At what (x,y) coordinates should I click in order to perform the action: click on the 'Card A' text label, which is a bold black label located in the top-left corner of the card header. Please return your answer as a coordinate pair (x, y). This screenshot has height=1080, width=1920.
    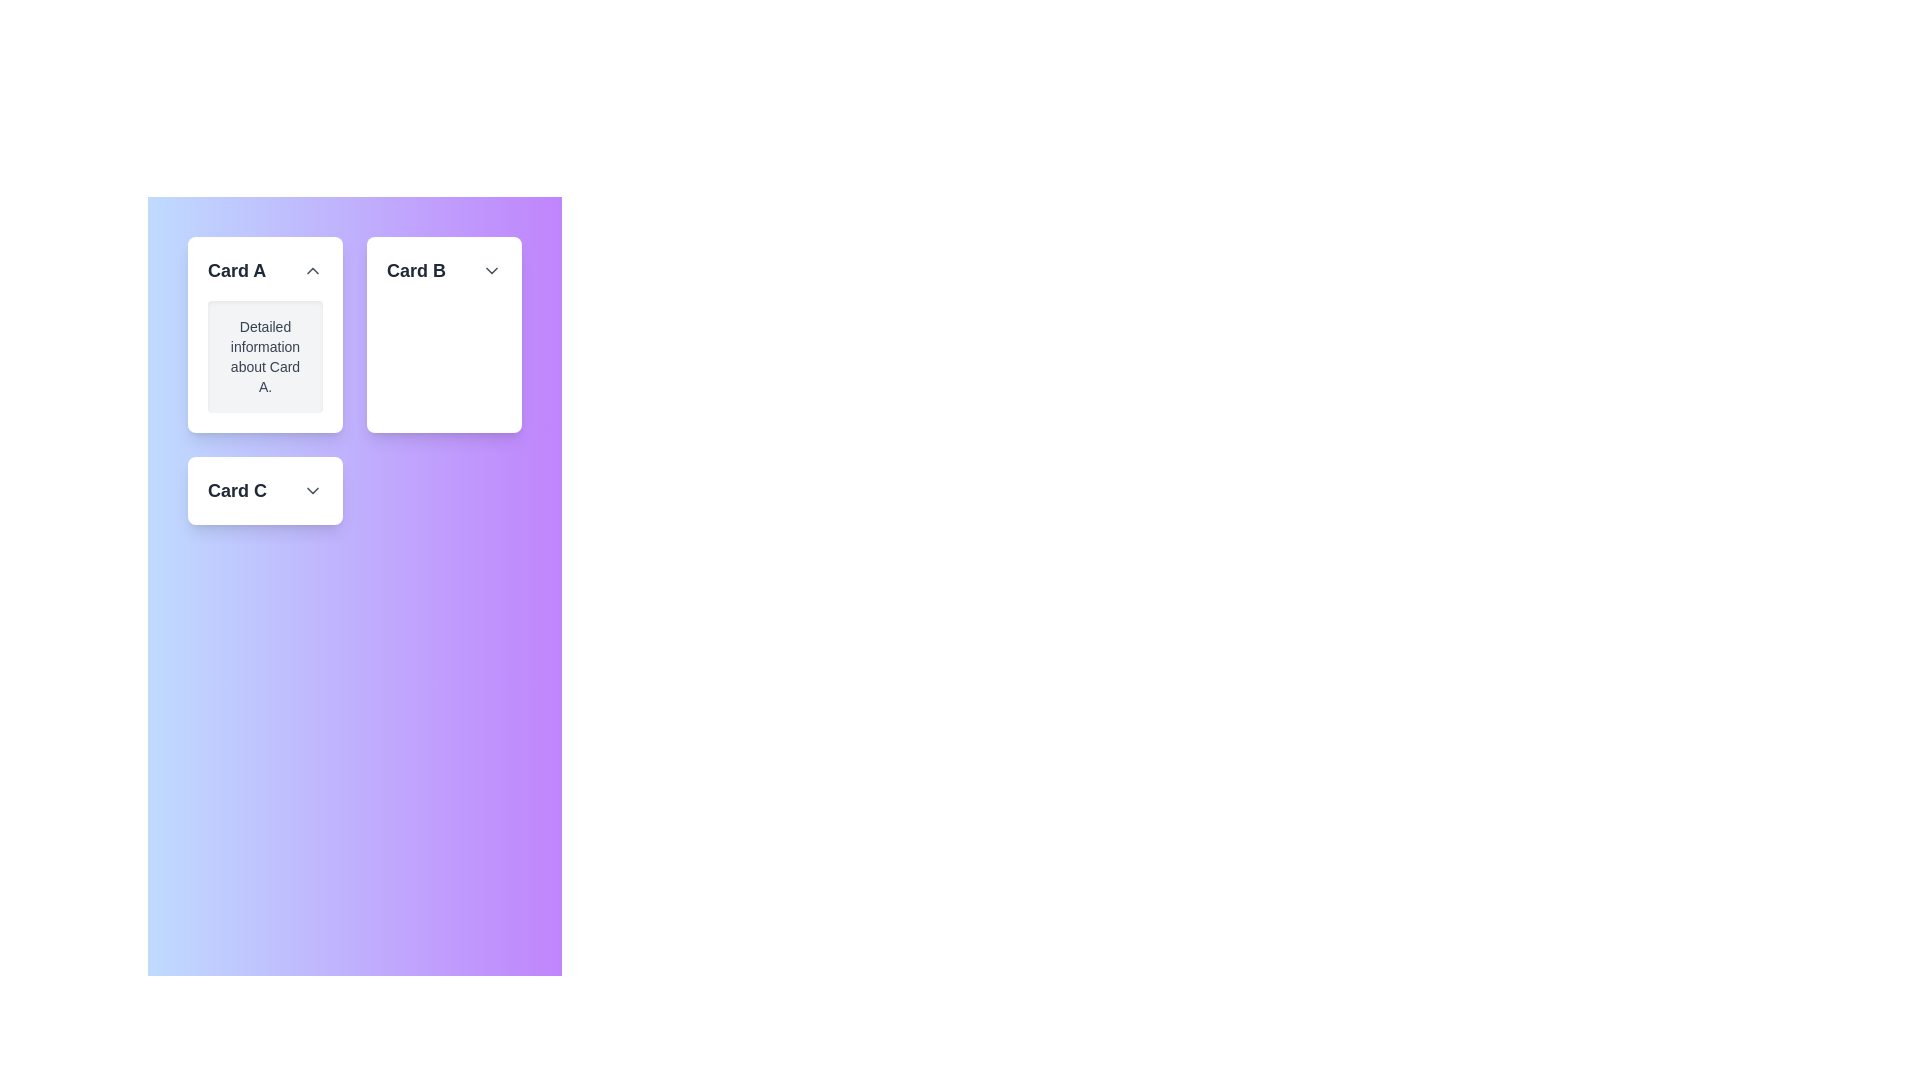
    Looking at the image, I should click on (237, 270).